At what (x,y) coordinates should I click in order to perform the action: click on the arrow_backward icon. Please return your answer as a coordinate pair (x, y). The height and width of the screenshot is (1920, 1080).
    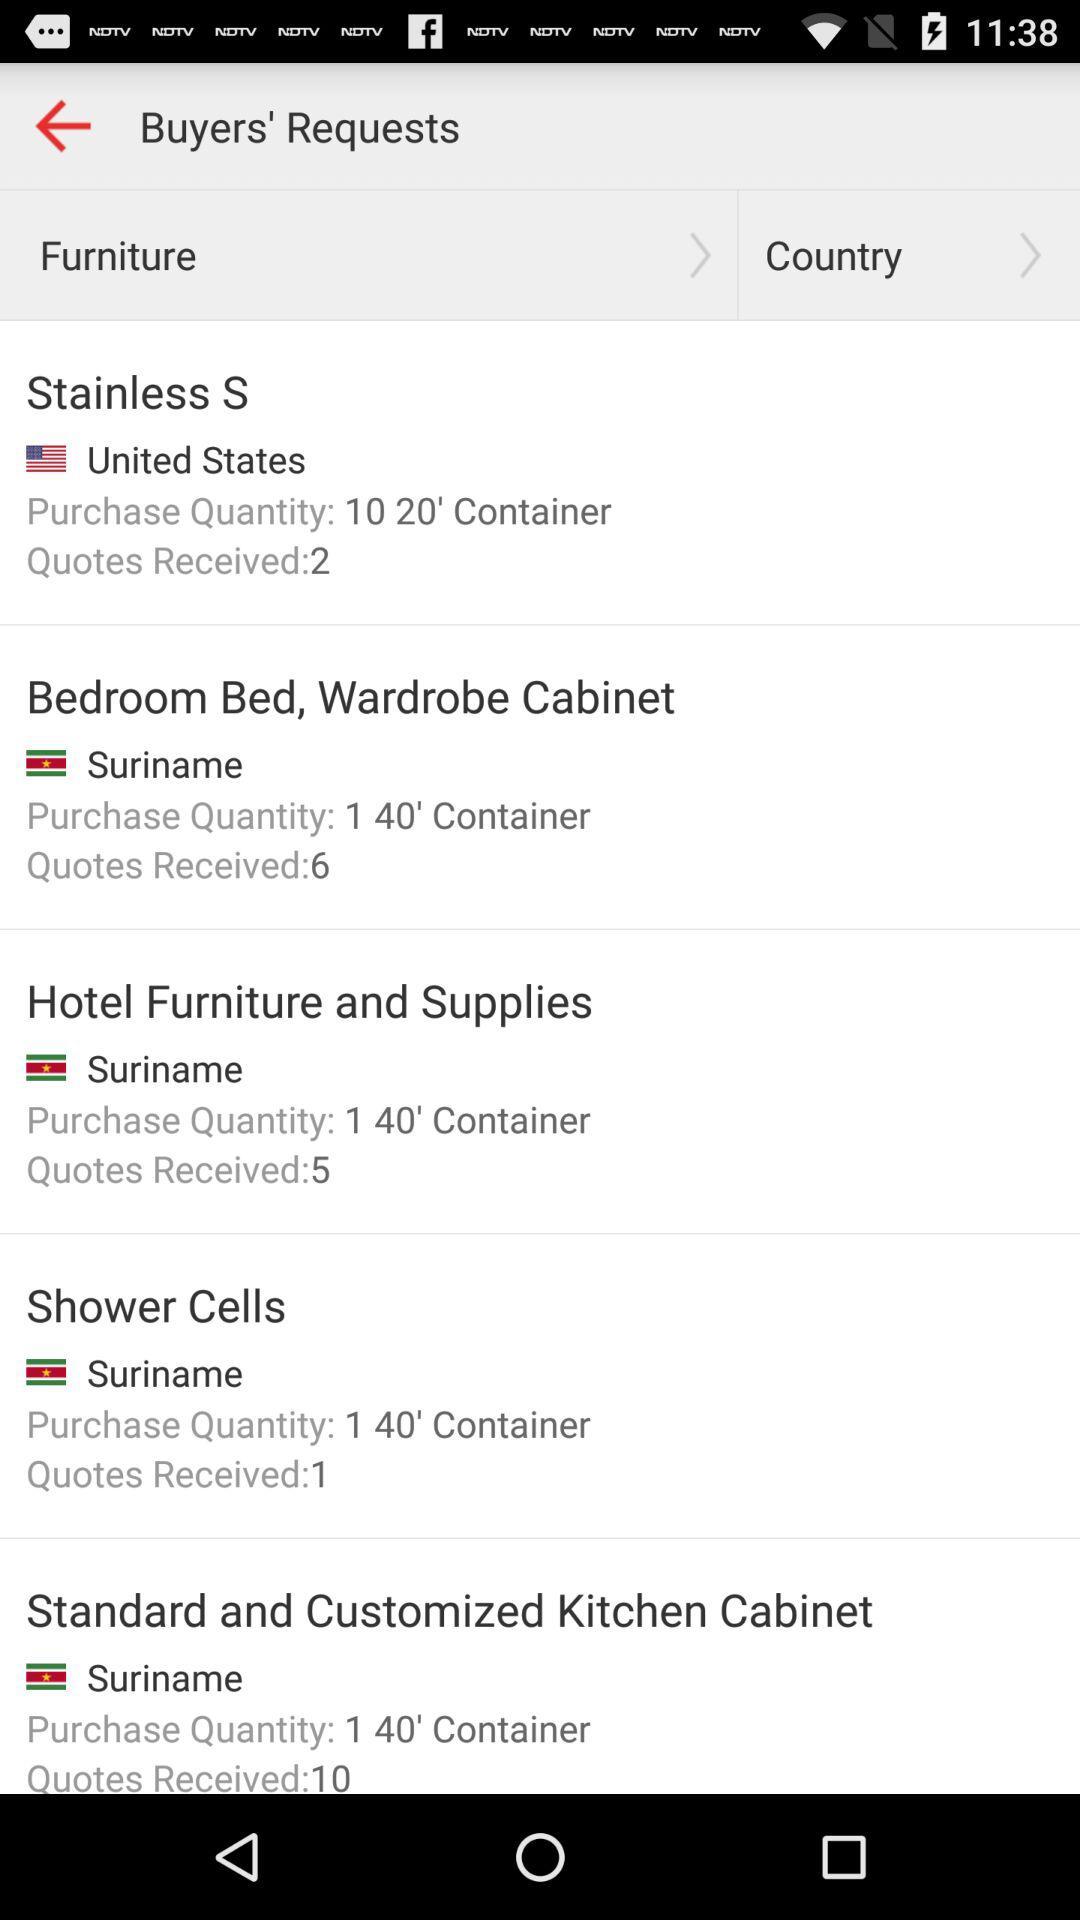
    Looking at the image, I should click on (61, 133).